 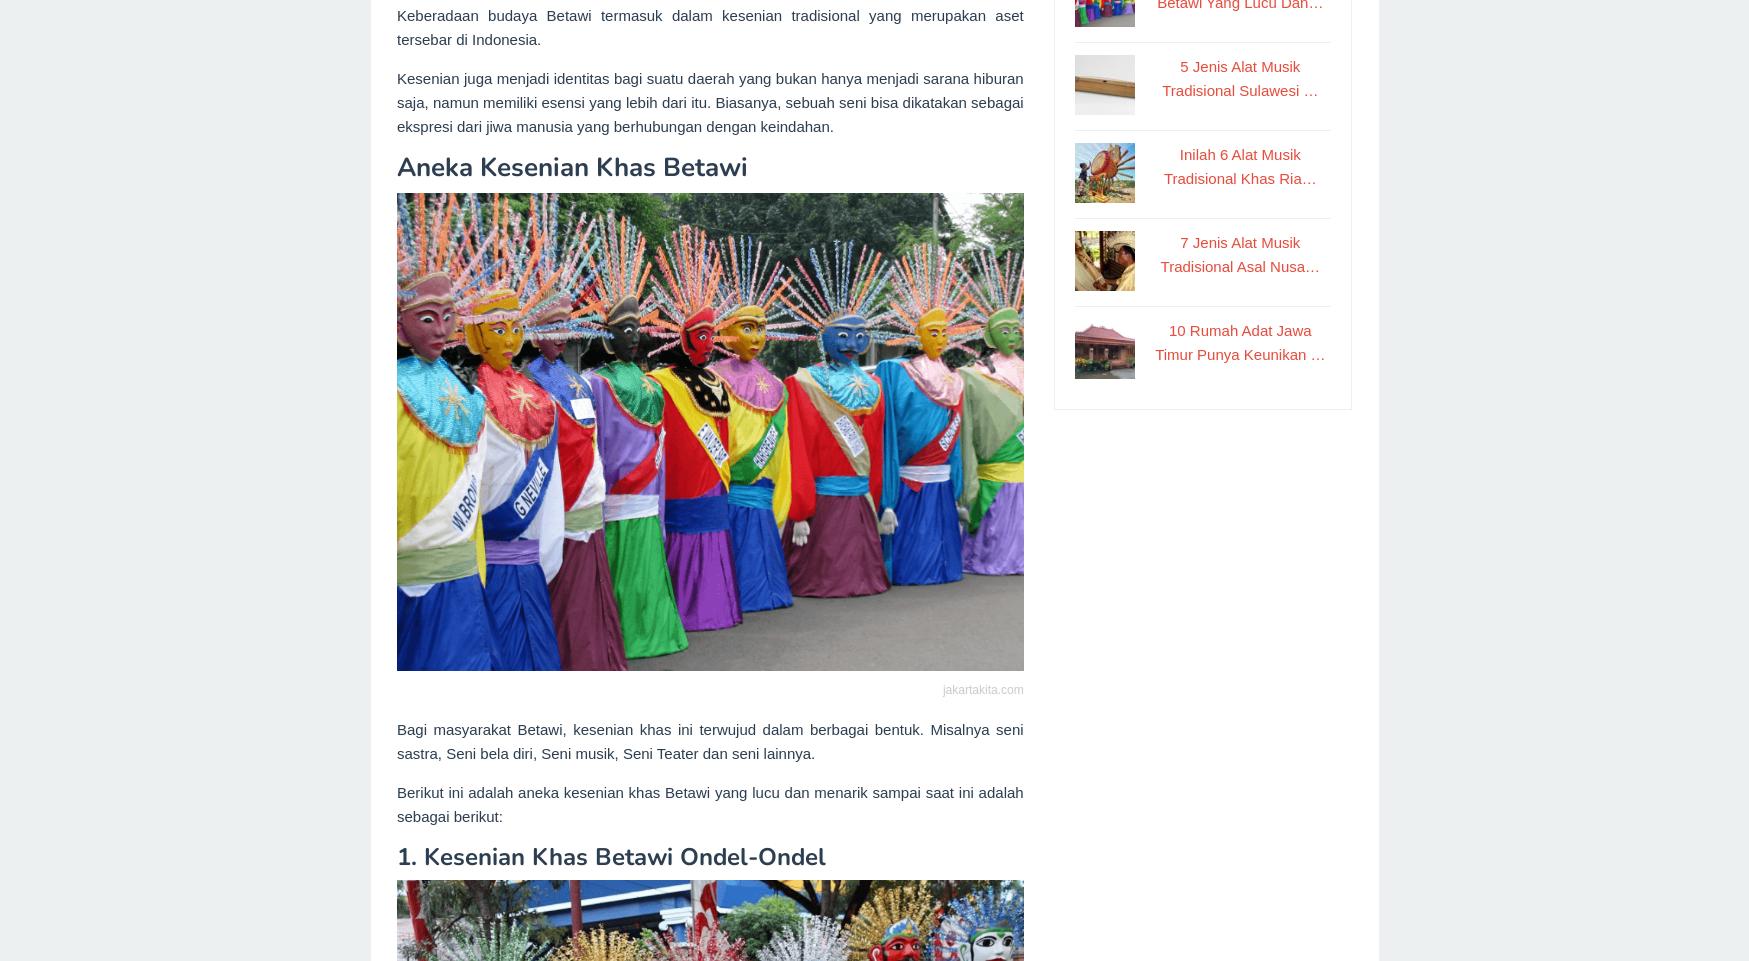 I want to click on 'Bagi masyarakat Betawi, kesenian khas ini terwujud dalam berbagai bentuk. Misalnya seni sastra, Seni bela diri, Seni musik, Seni Teater dan seni lainnya.', so click(x=708, y=741).